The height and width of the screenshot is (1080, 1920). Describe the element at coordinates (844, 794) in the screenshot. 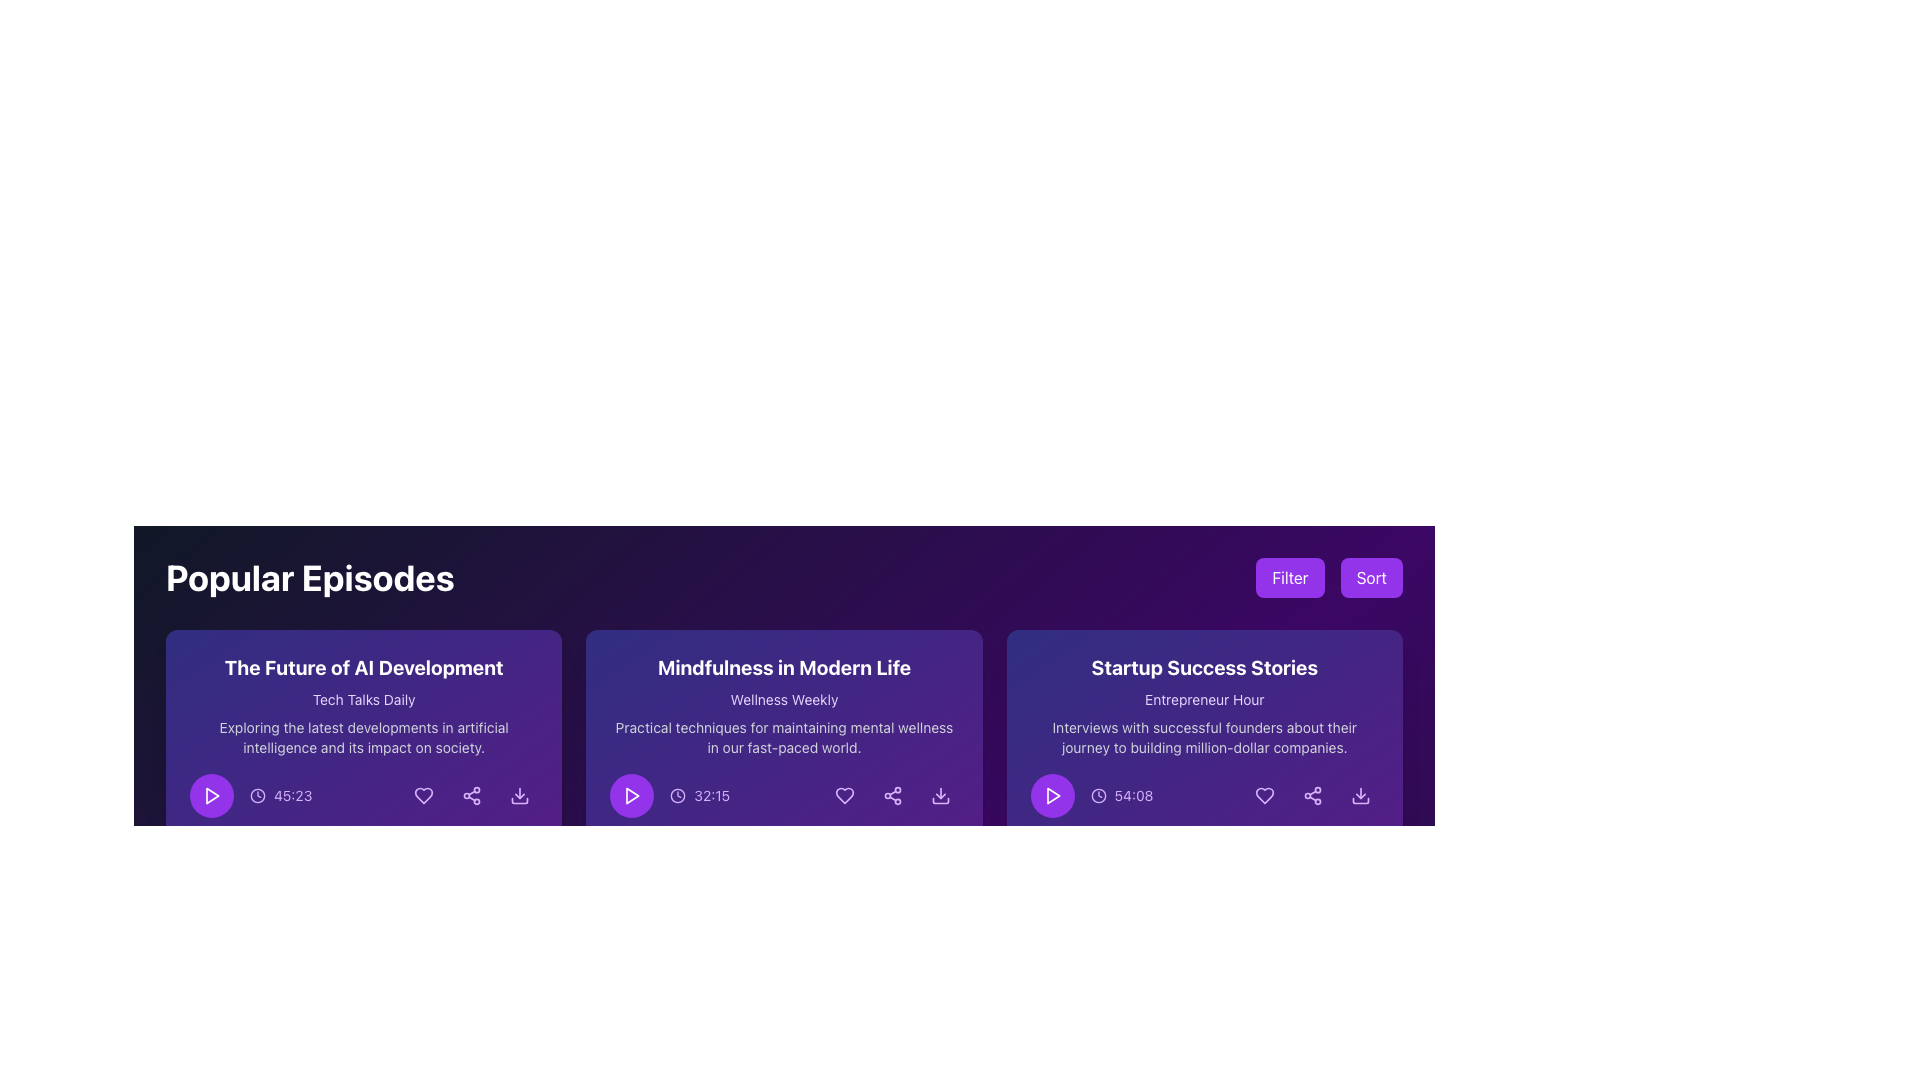

I see `the favorite icon button located in the bottom row of icons on the 'Mindfulness in Modern Life' podcast card` at that location.